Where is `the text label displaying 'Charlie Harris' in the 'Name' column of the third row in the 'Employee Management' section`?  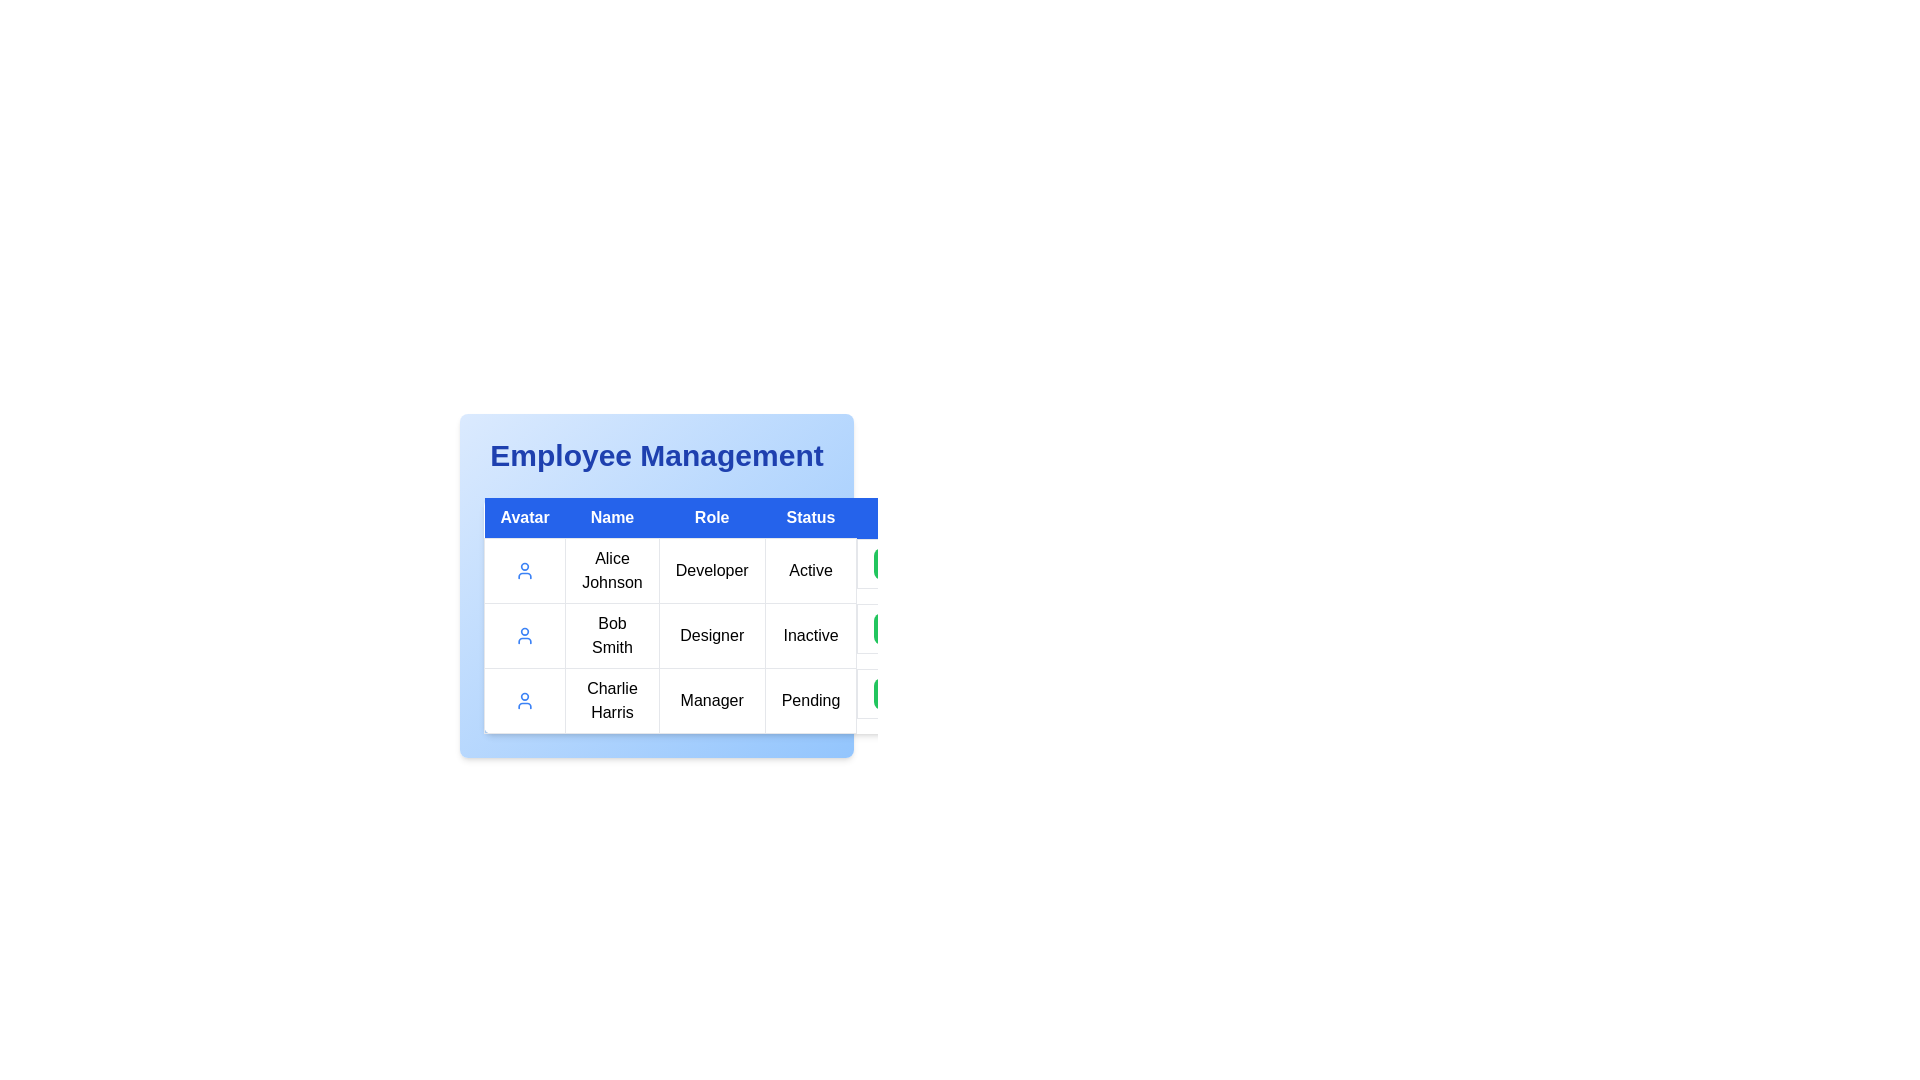 the text label displaying 'Charlie Harris' in the 'Name' column of the third row in the 'Employee Management' section is located at coordinates (611, 700).